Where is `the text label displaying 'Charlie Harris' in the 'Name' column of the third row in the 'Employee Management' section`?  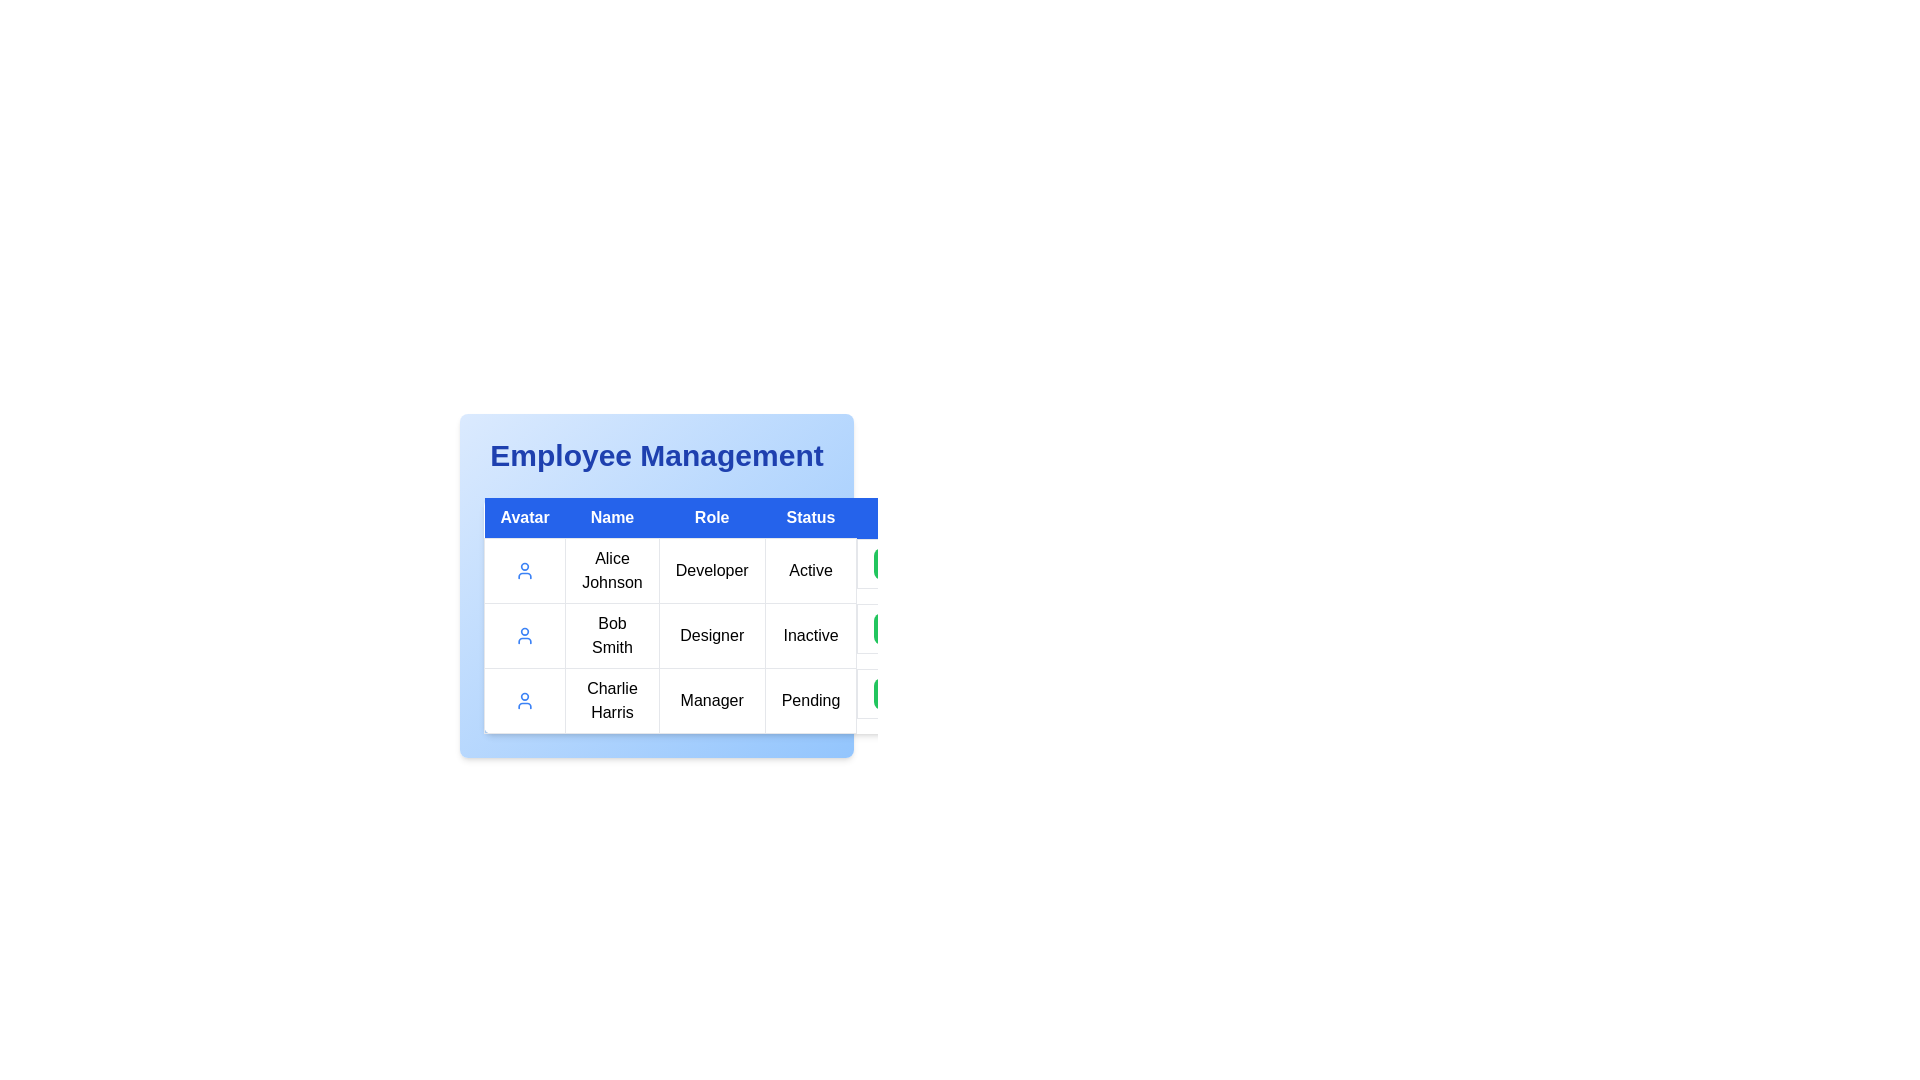 the text label displaying 'Charlie Harris' in the 'Name' column of the third row in the 'Employee Management' section is located at coordinates (611, 700).